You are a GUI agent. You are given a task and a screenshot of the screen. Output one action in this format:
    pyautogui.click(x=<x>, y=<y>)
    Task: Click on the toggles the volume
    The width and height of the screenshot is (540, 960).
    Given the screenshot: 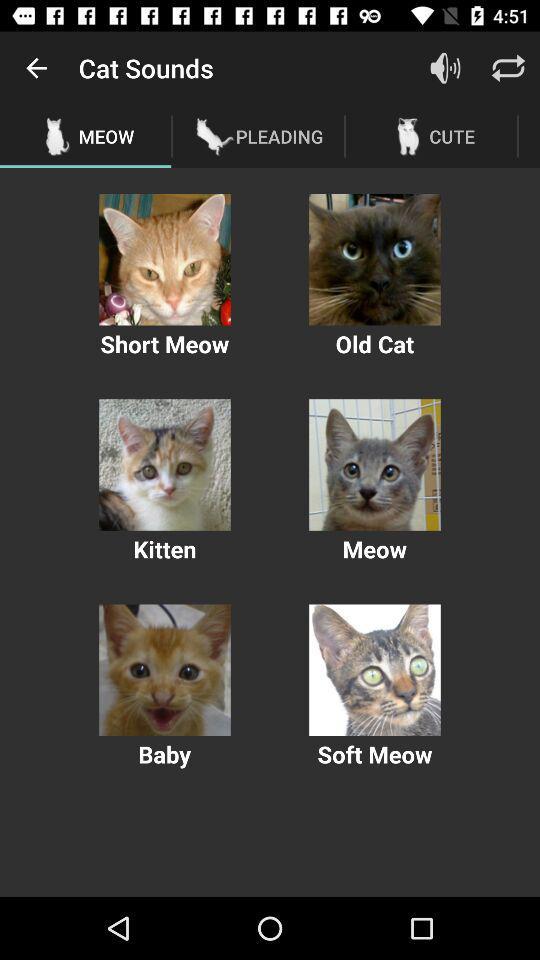 What is the action you would take?
    pyautogui.click(x=445, y=68)
    